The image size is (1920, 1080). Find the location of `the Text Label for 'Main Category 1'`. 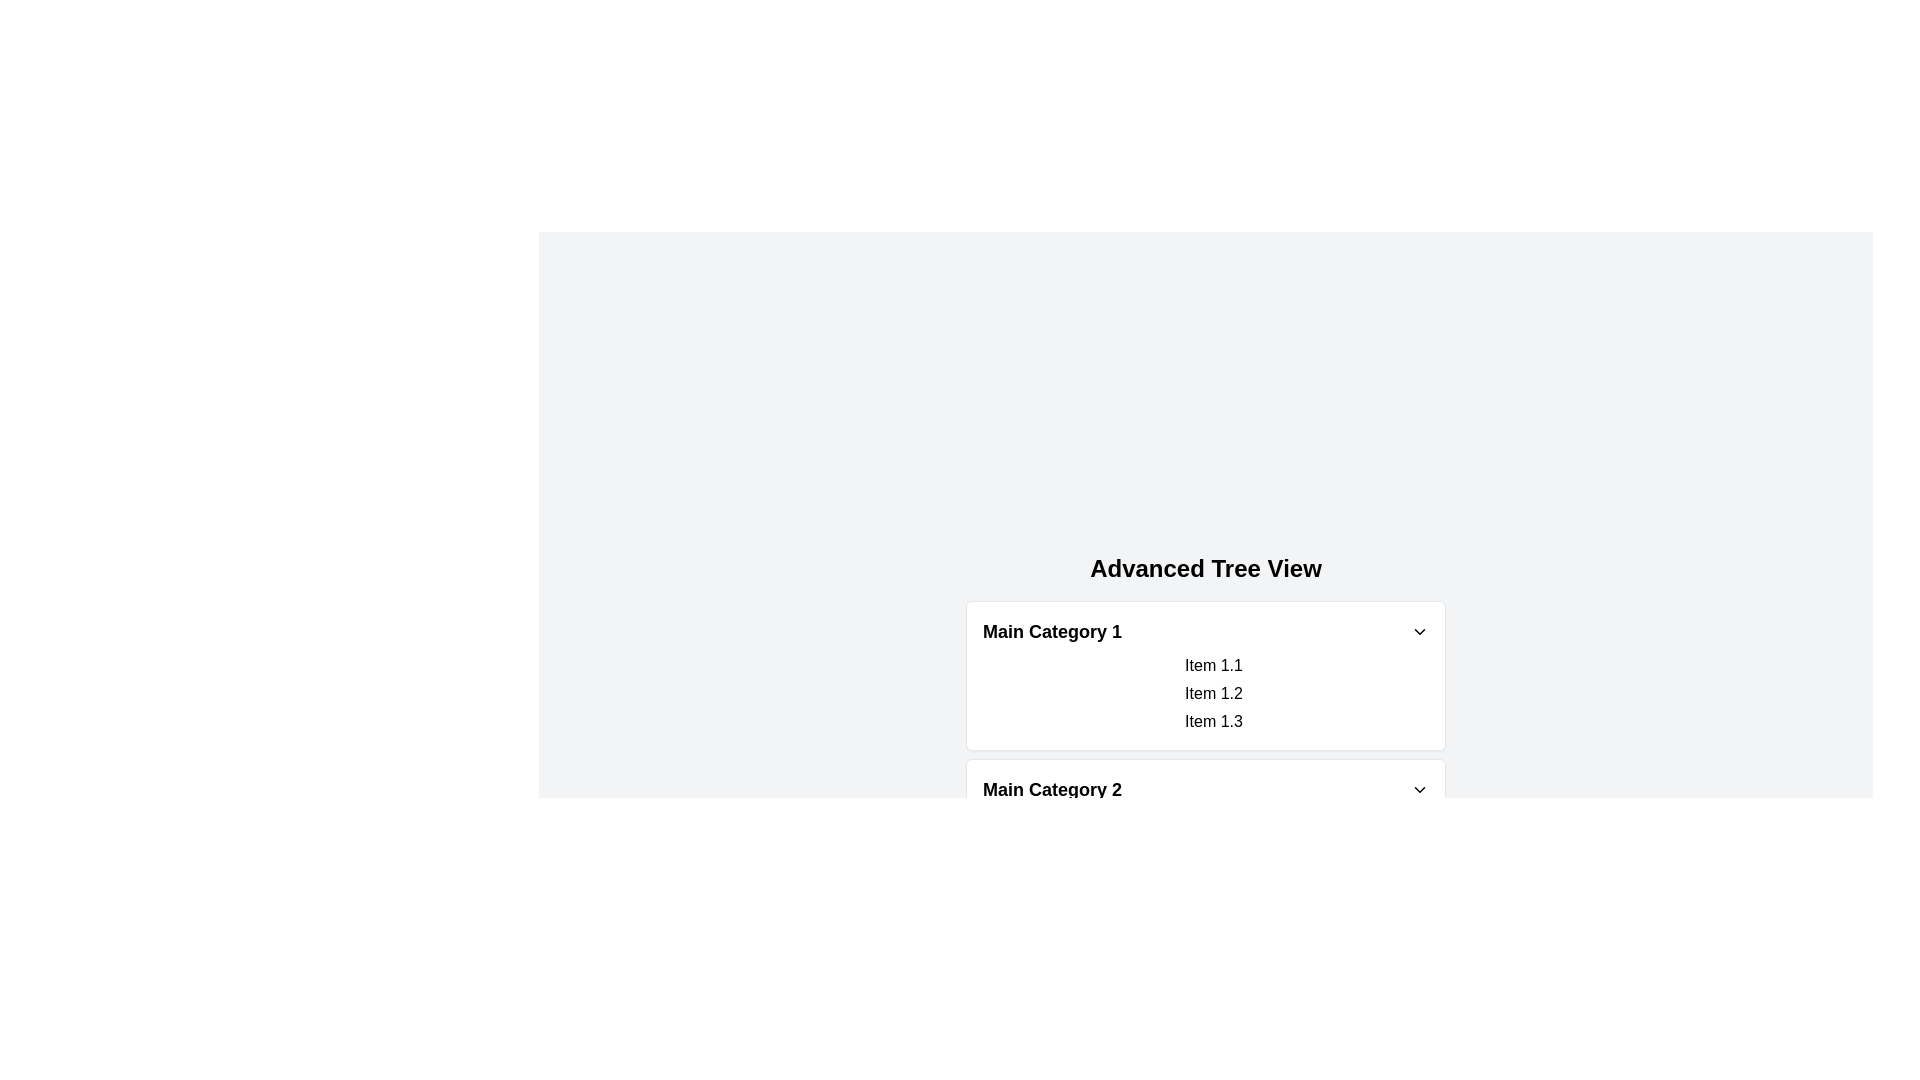

the Text Label for 'Main Category 1' is located at coordinates (1051, 632).